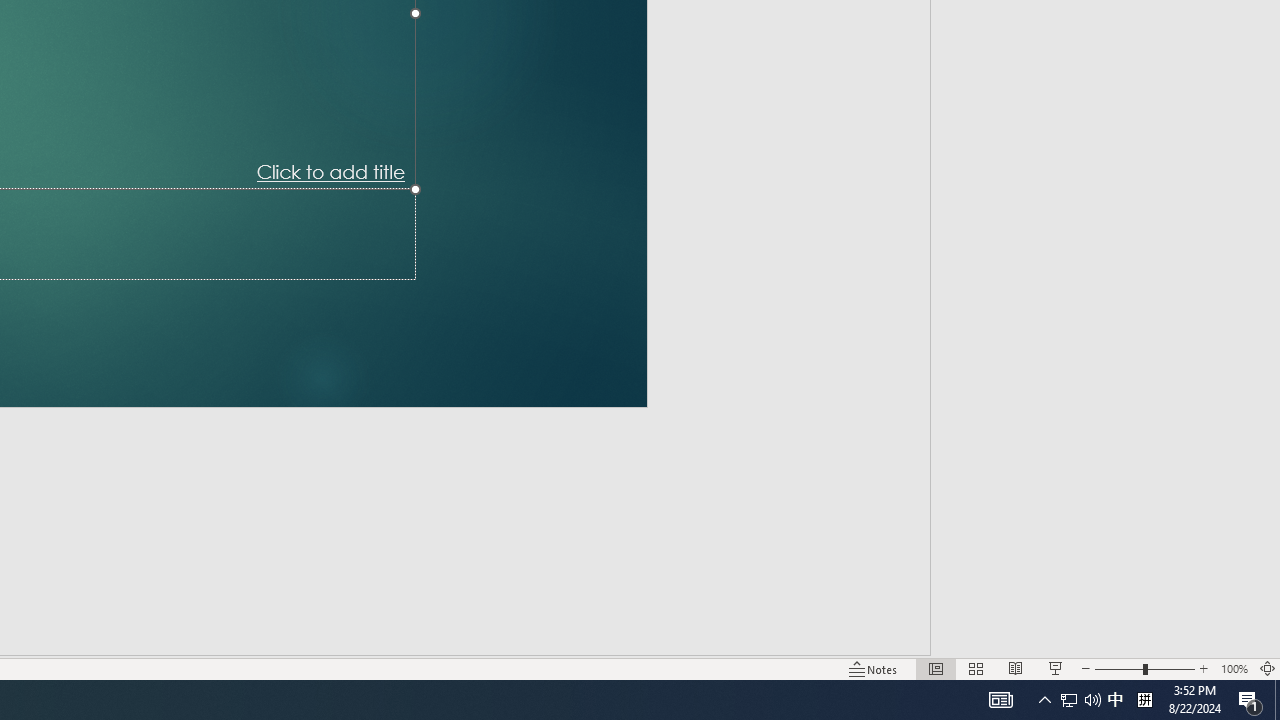 This screenshot has width=1280, height=720. What do you see at coordinates (1233, 669) in the screenshot?
I see `'Zoom 100%'` at bounding box center [1233, 669].